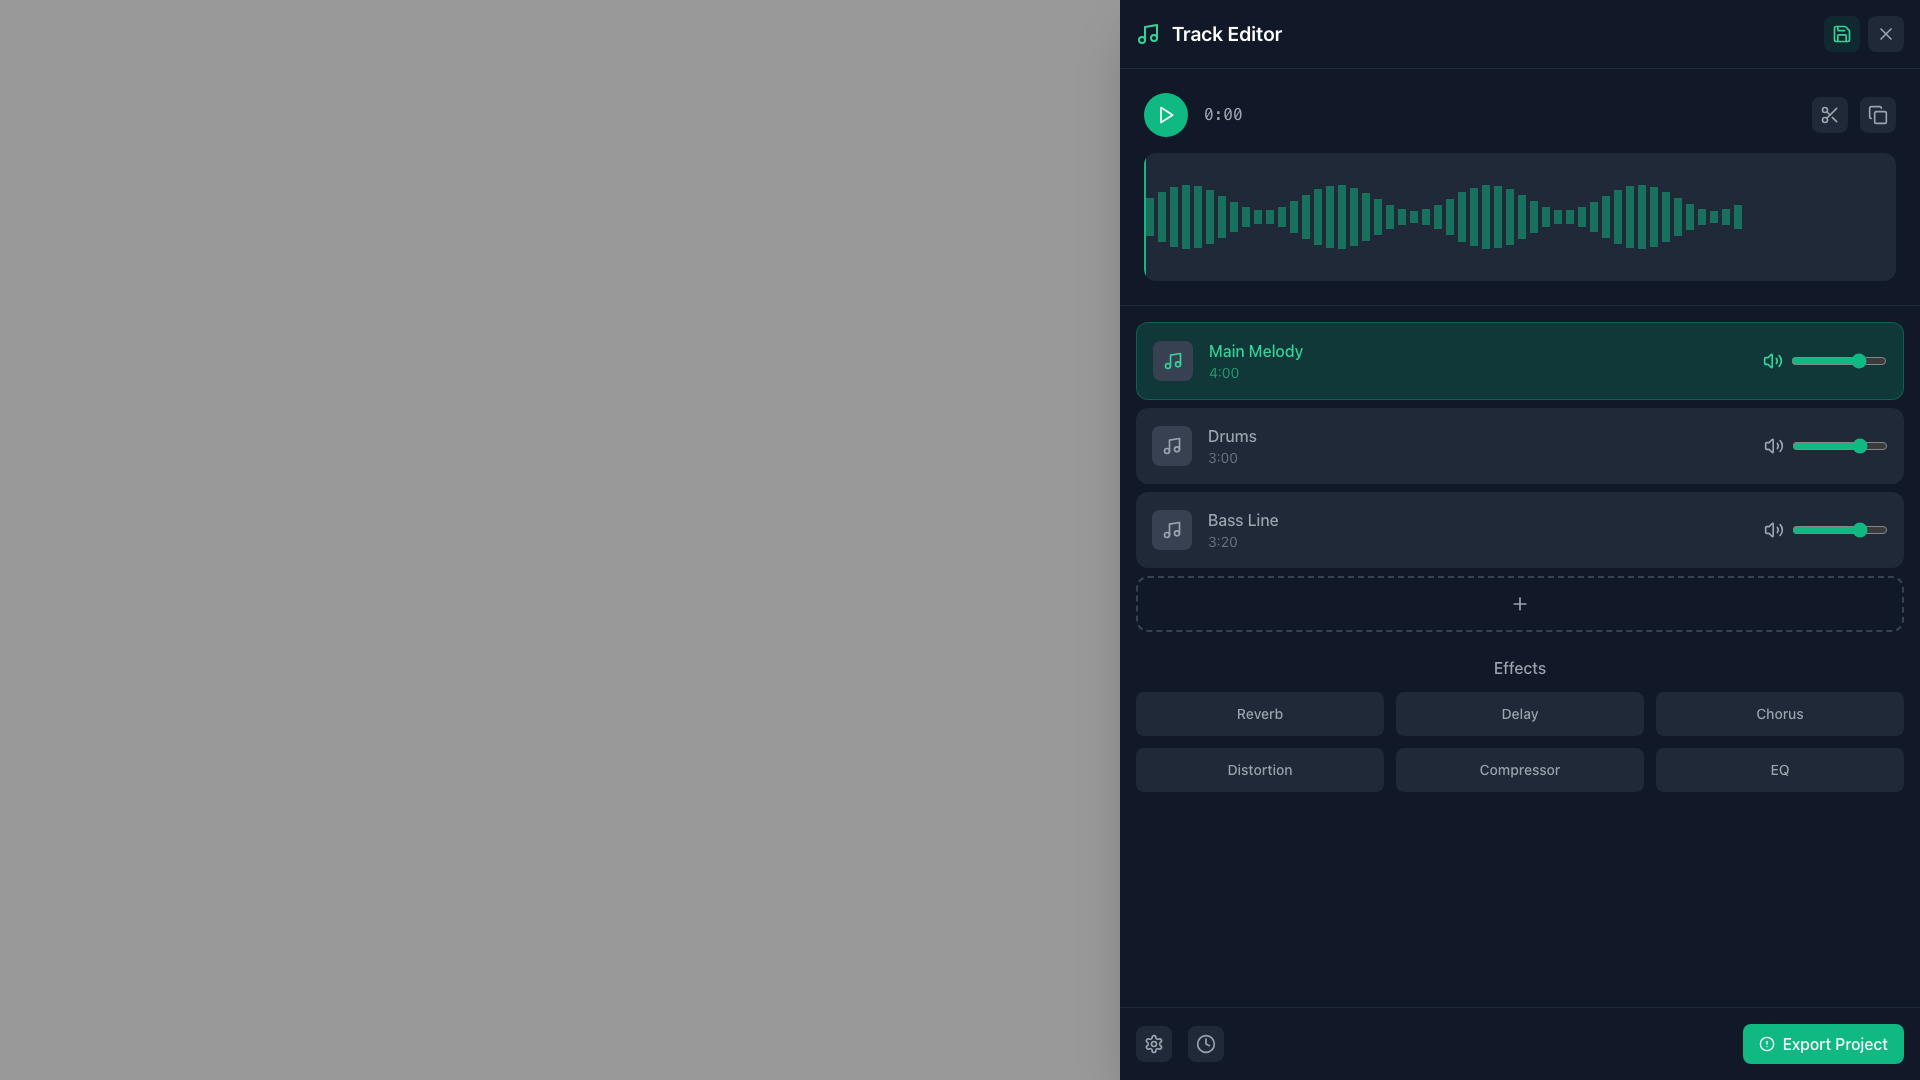 The image size is (1920, 1080). Describe the element at coordinates (1486, 216) in the screenshot. I see `the greenish vertical rectangle graphical bar located in the 31st position of the waveform visualization in the Track Editor section for interaction` at that location.